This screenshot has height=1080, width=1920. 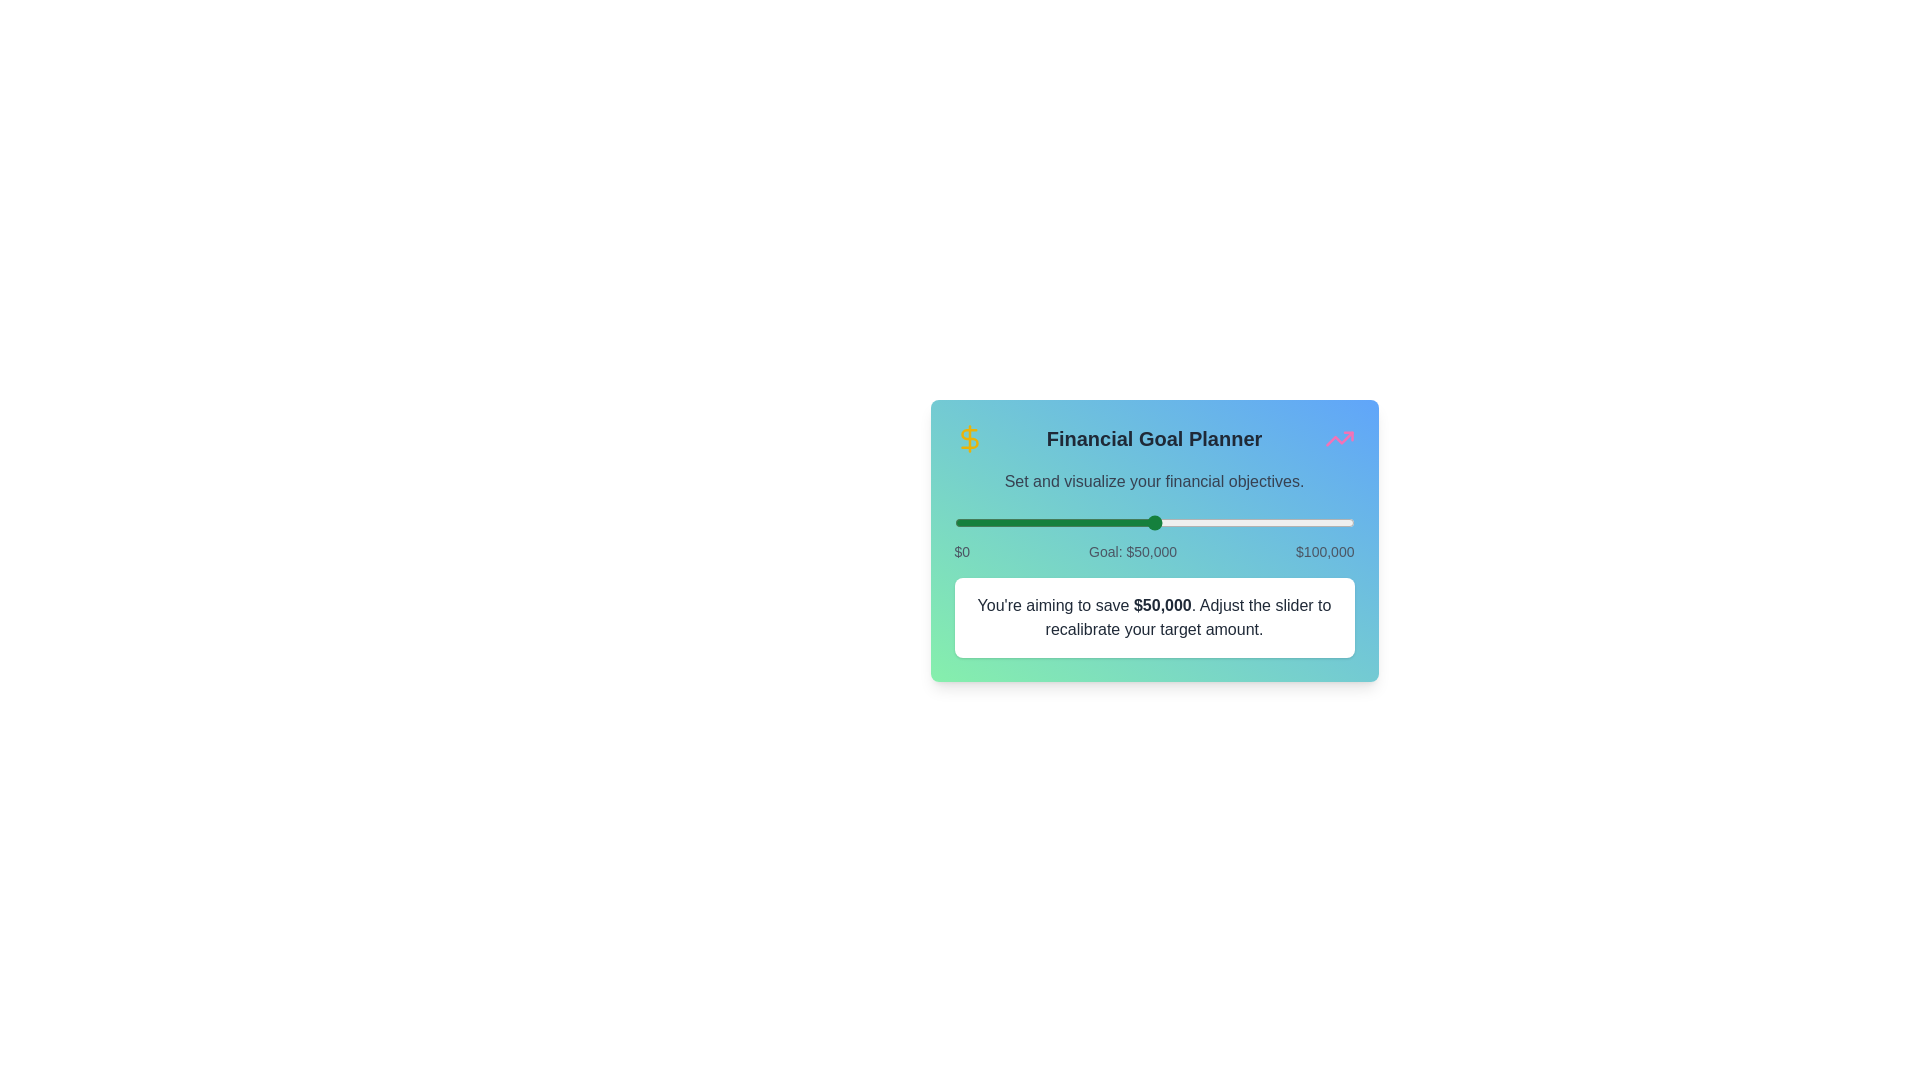 I want to click on the slider to set the financial goal to 26512 dollars, so click(x=1059, y=522).